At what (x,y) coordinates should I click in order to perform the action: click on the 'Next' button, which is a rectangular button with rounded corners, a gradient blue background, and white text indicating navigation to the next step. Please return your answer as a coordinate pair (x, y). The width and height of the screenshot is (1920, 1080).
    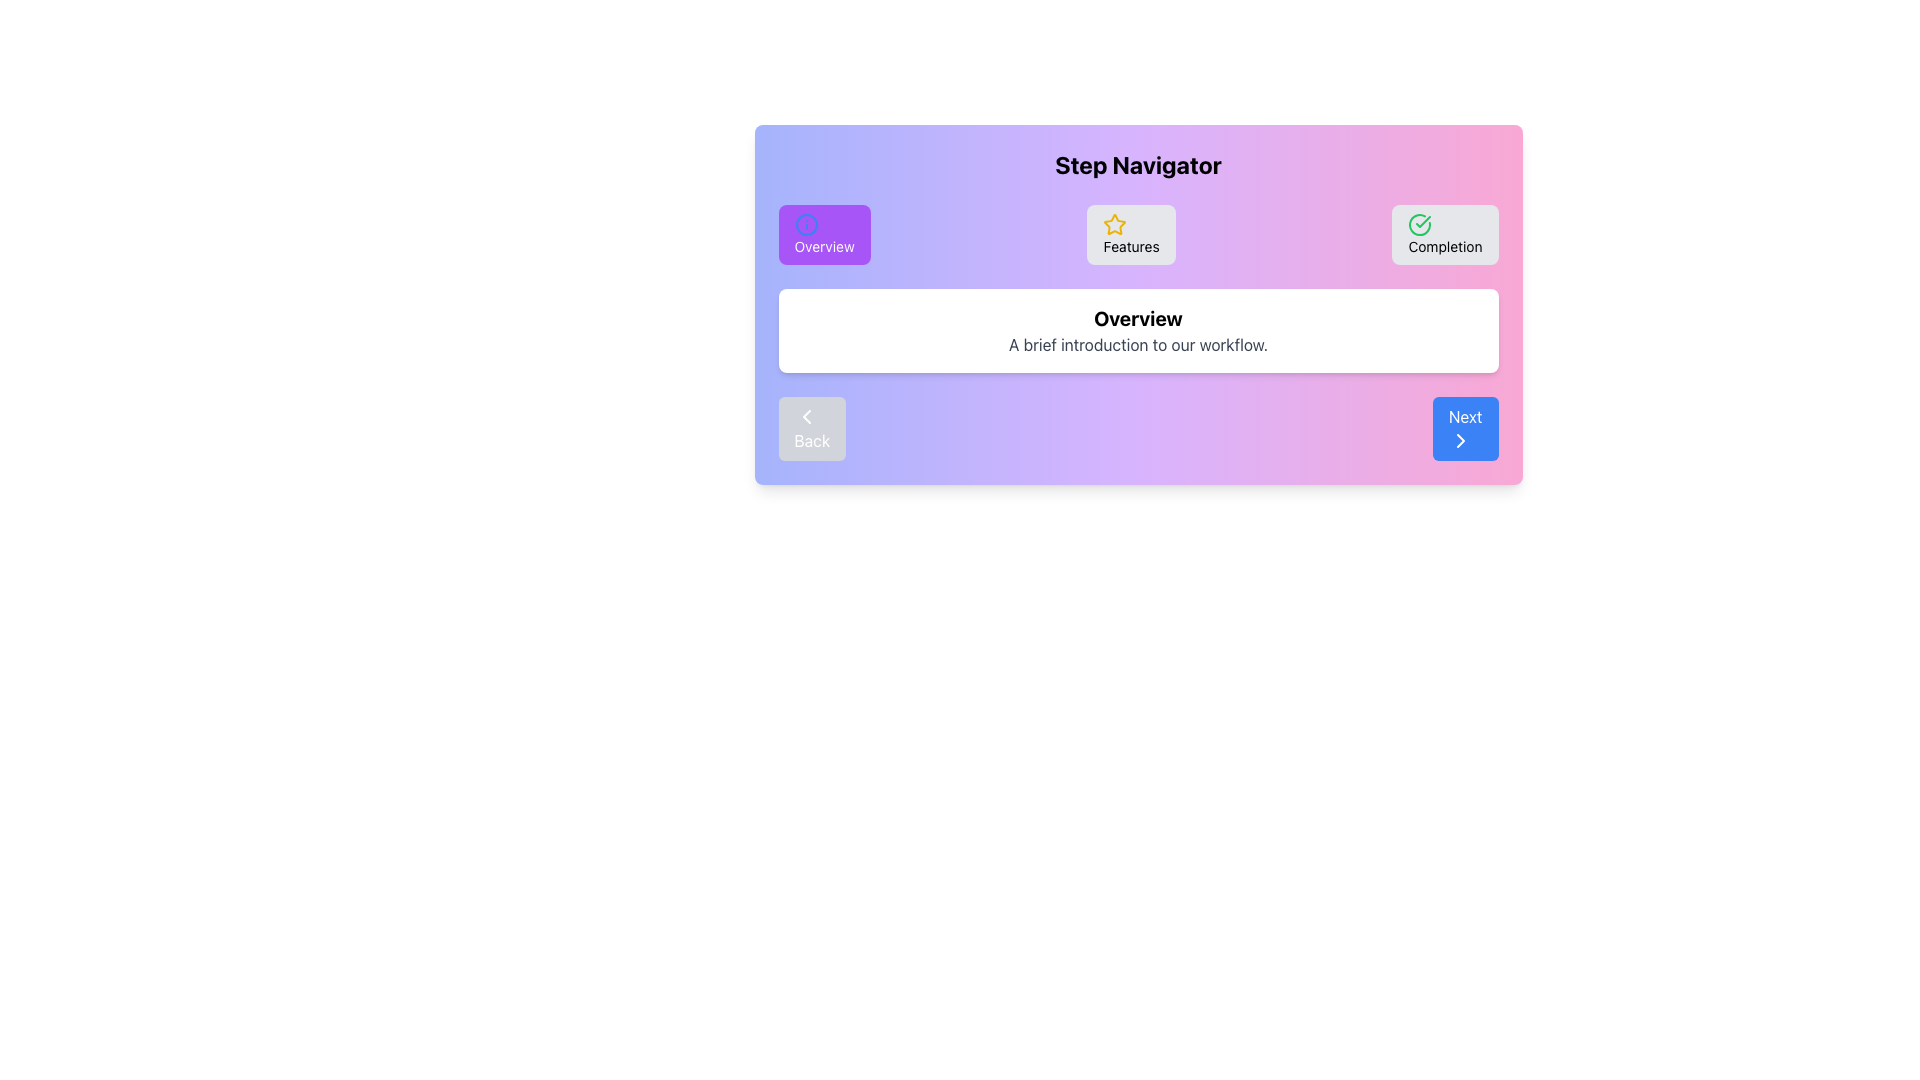
    Looking at the image, I should click on (1465, 427).